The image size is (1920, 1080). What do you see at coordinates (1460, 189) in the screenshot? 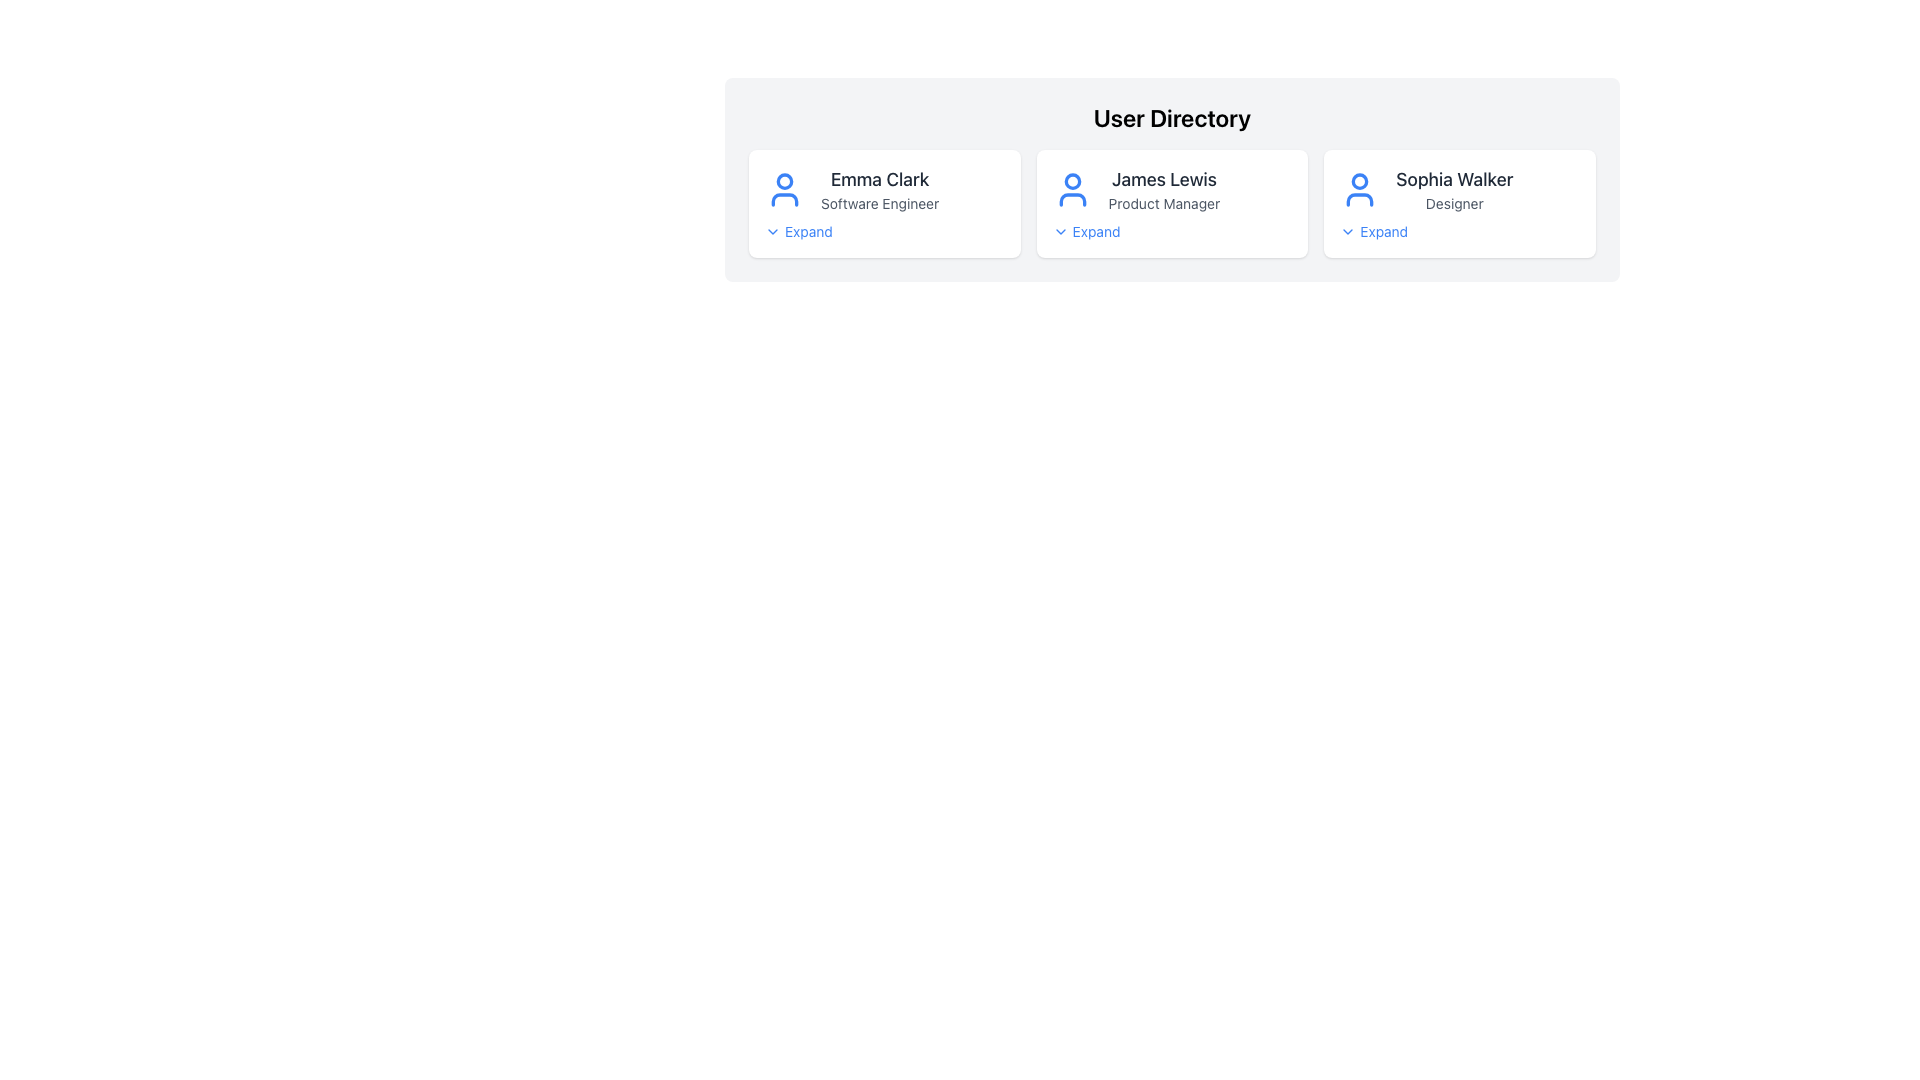
I see `the User Profile Card representing 'Sophia Walker,' who is a 'Designer,' located as the third card in the User Directory section` at bounding box center [1460, 189].